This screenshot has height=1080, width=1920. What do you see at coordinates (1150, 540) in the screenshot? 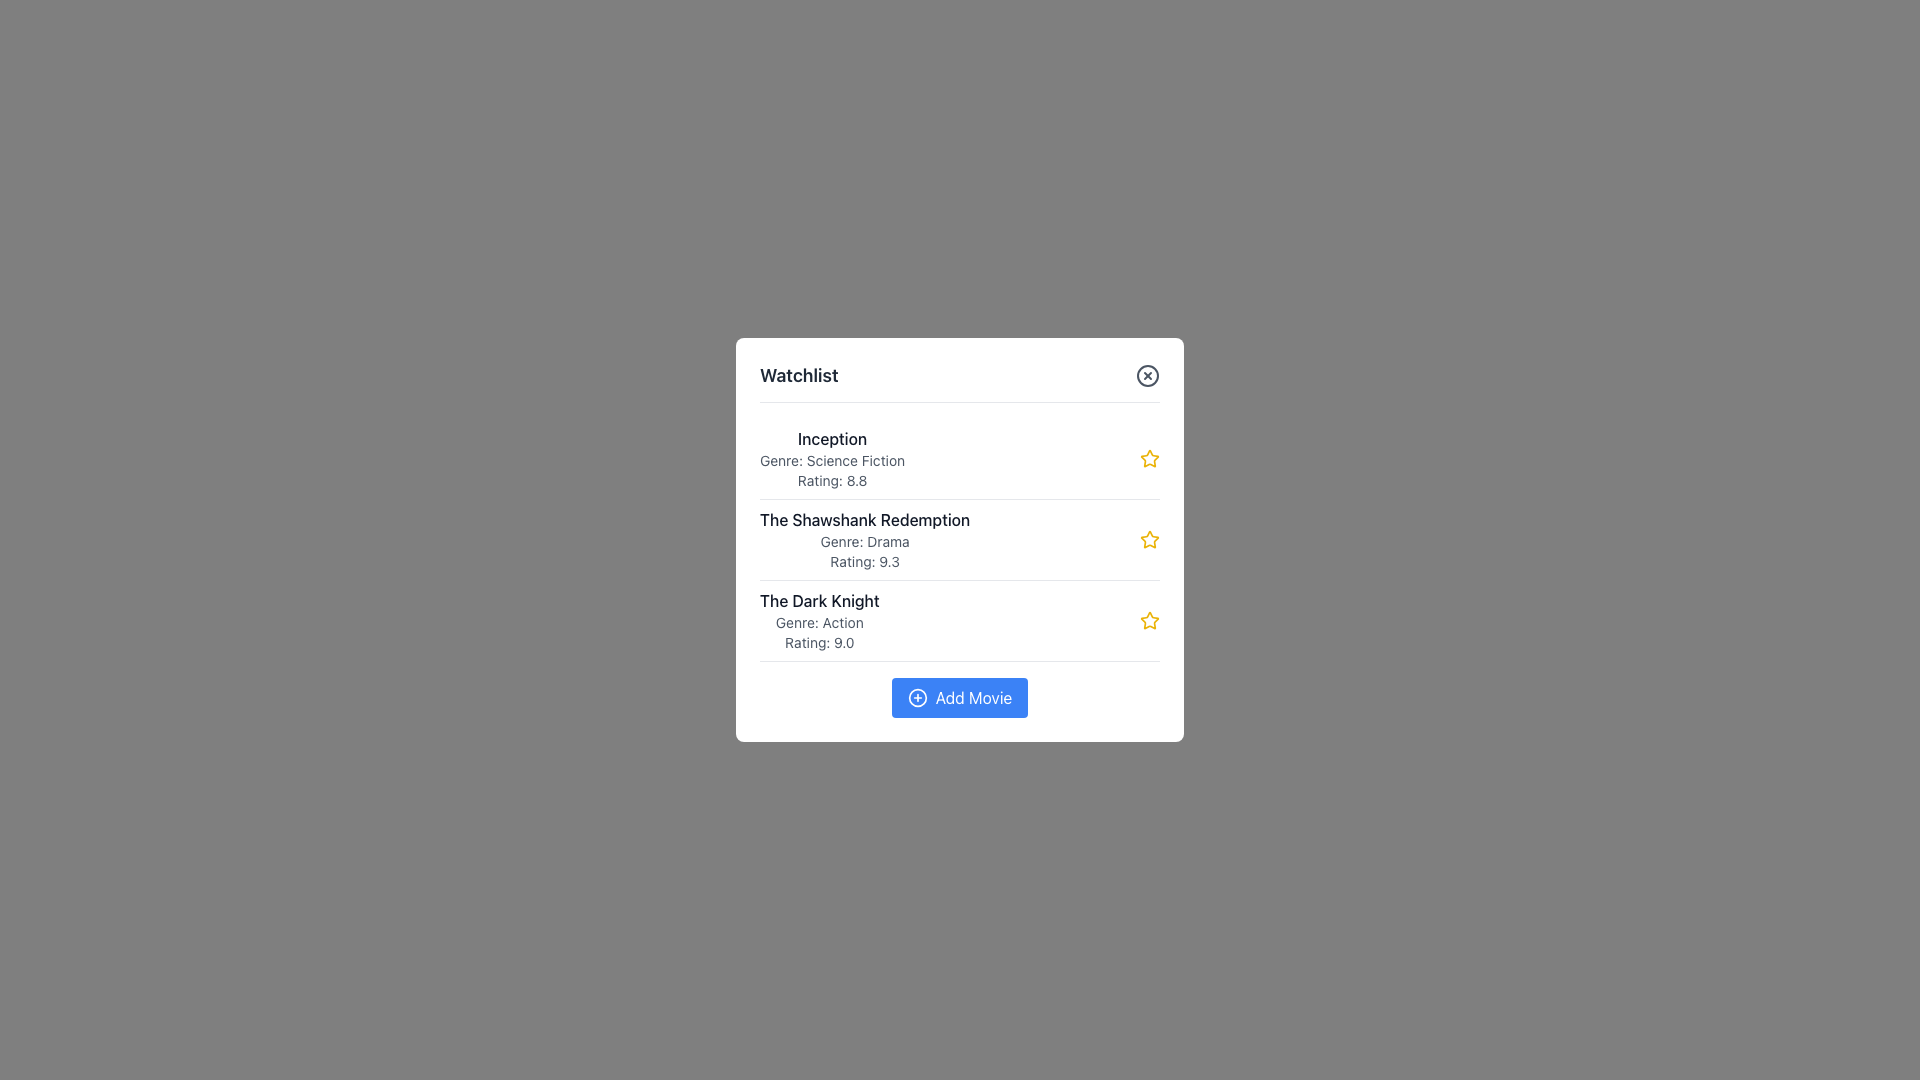
I see `the star icon` at bounding box center [1150, 540].